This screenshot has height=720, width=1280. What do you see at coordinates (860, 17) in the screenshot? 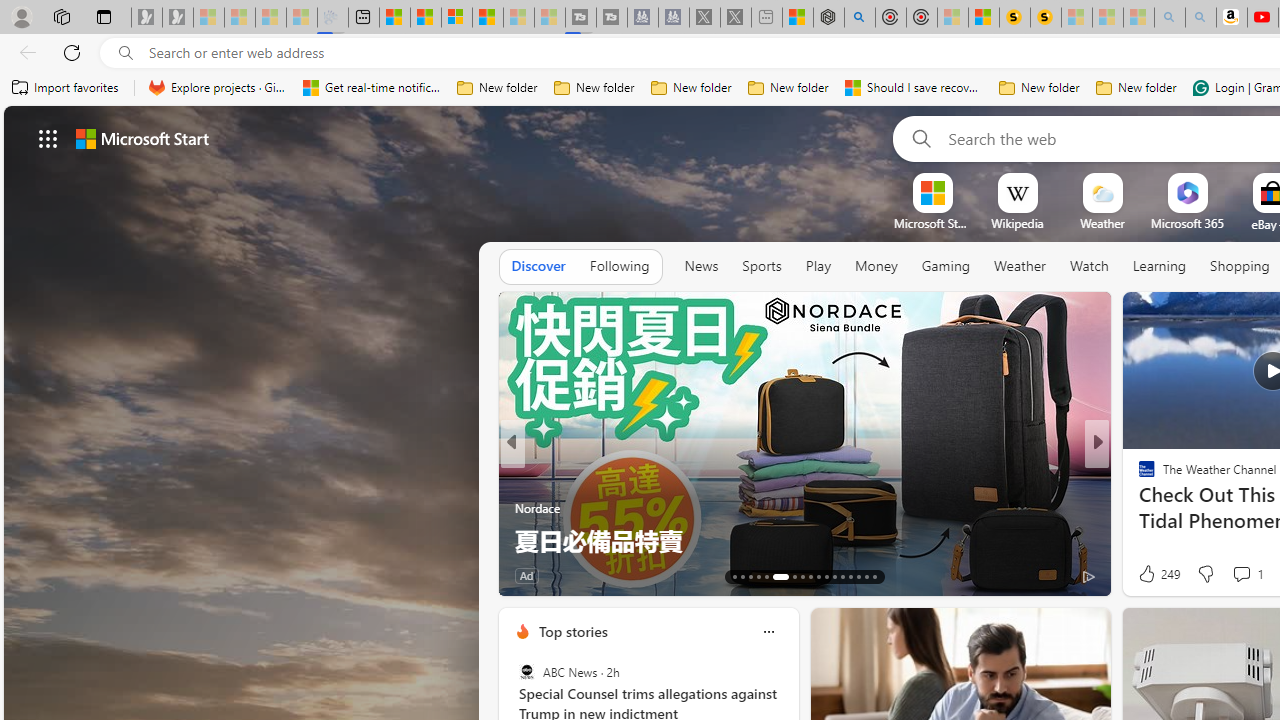
I see `'poe - Search'` at bounding box center [860, 17].